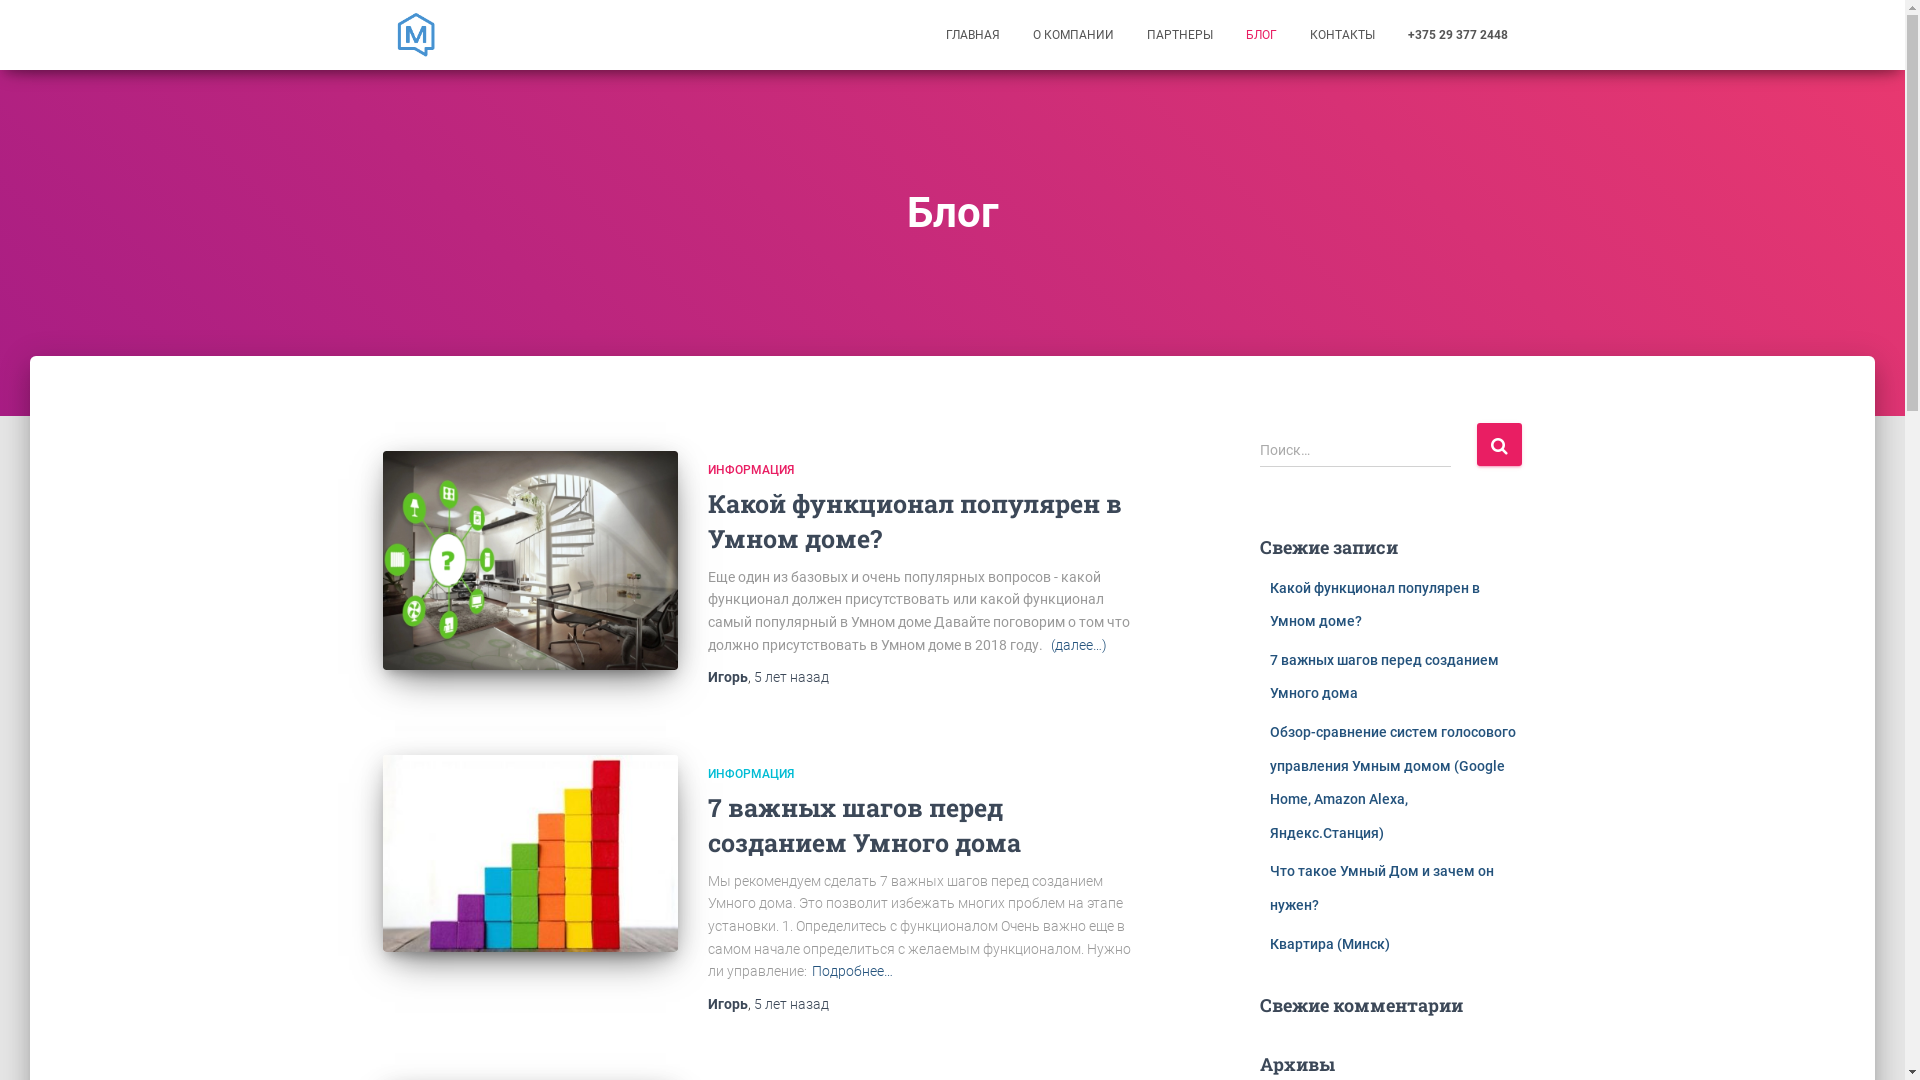 This screenshot has width=1920, height=1080. I want to click on '+375 29 377 2448', so click(1391, 34).